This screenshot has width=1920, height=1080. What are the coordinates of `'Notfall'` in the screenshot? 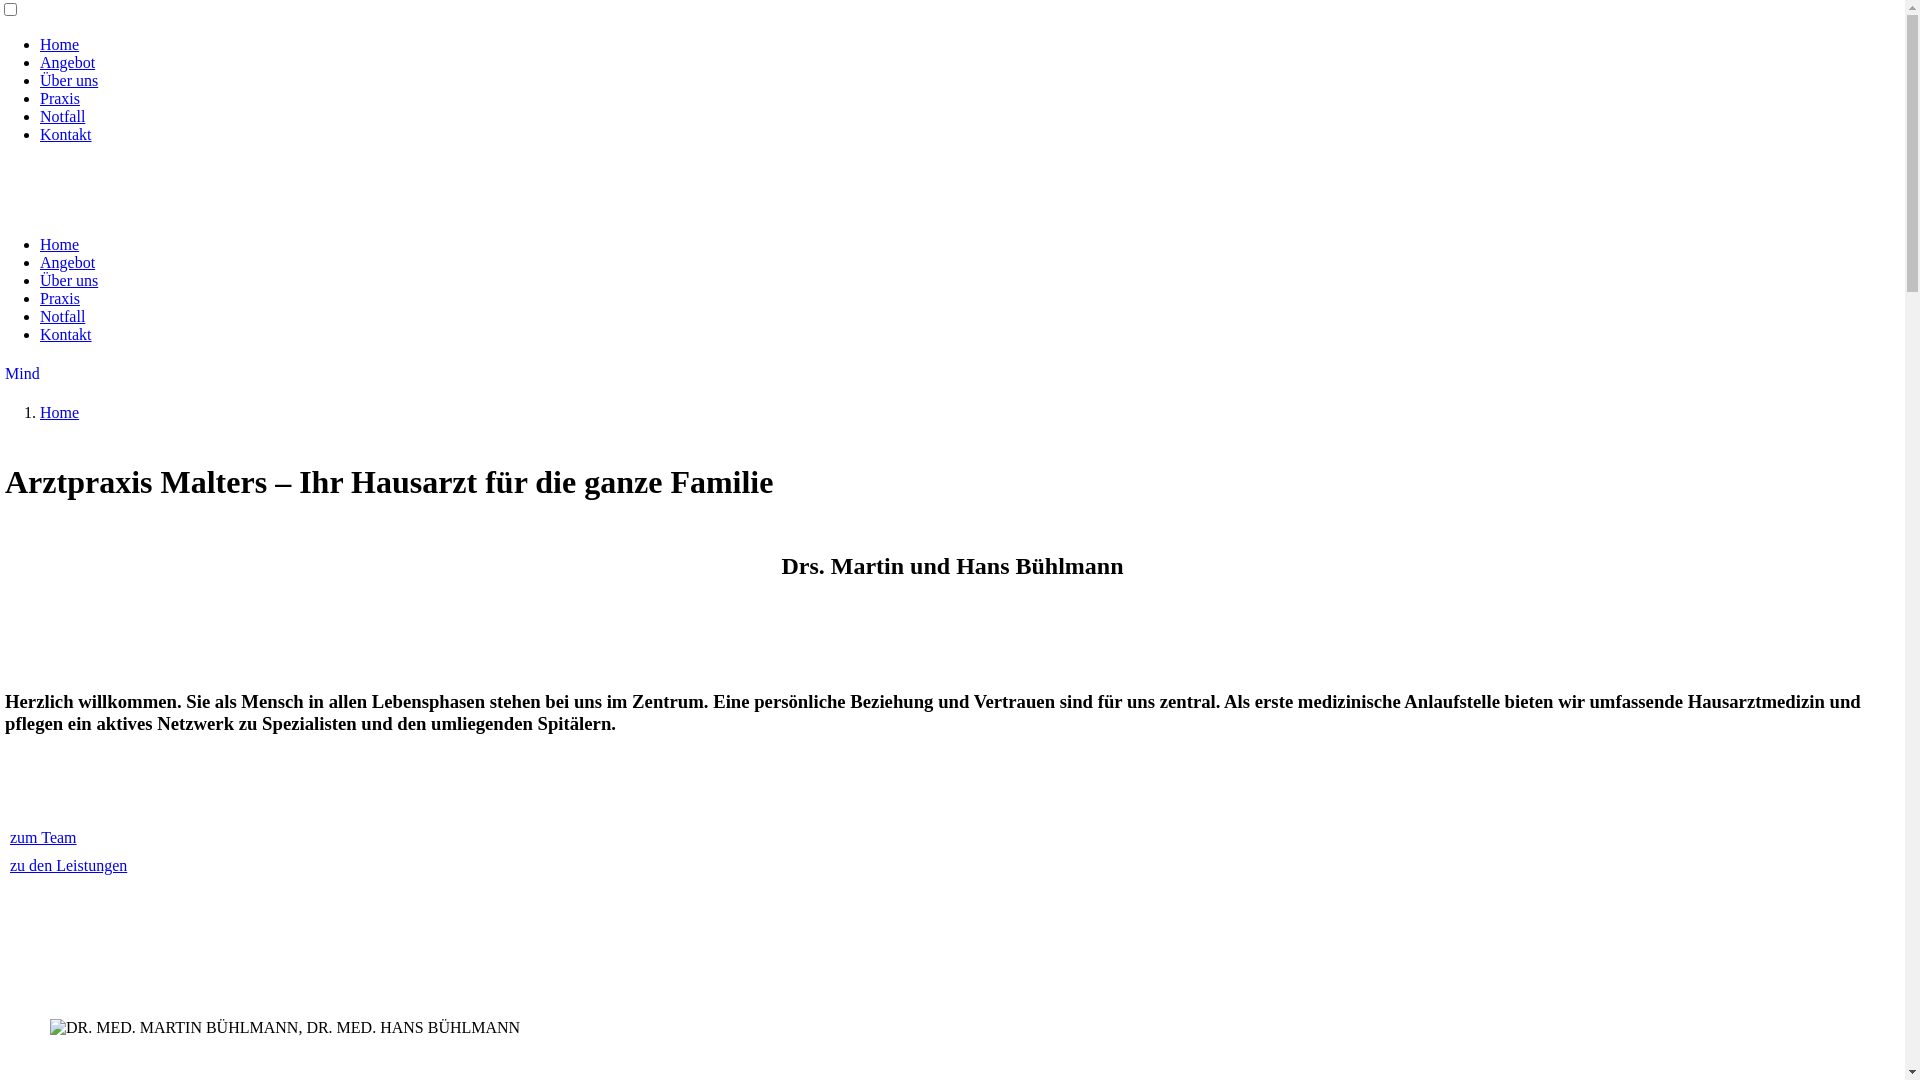 It's located at (62, 315).